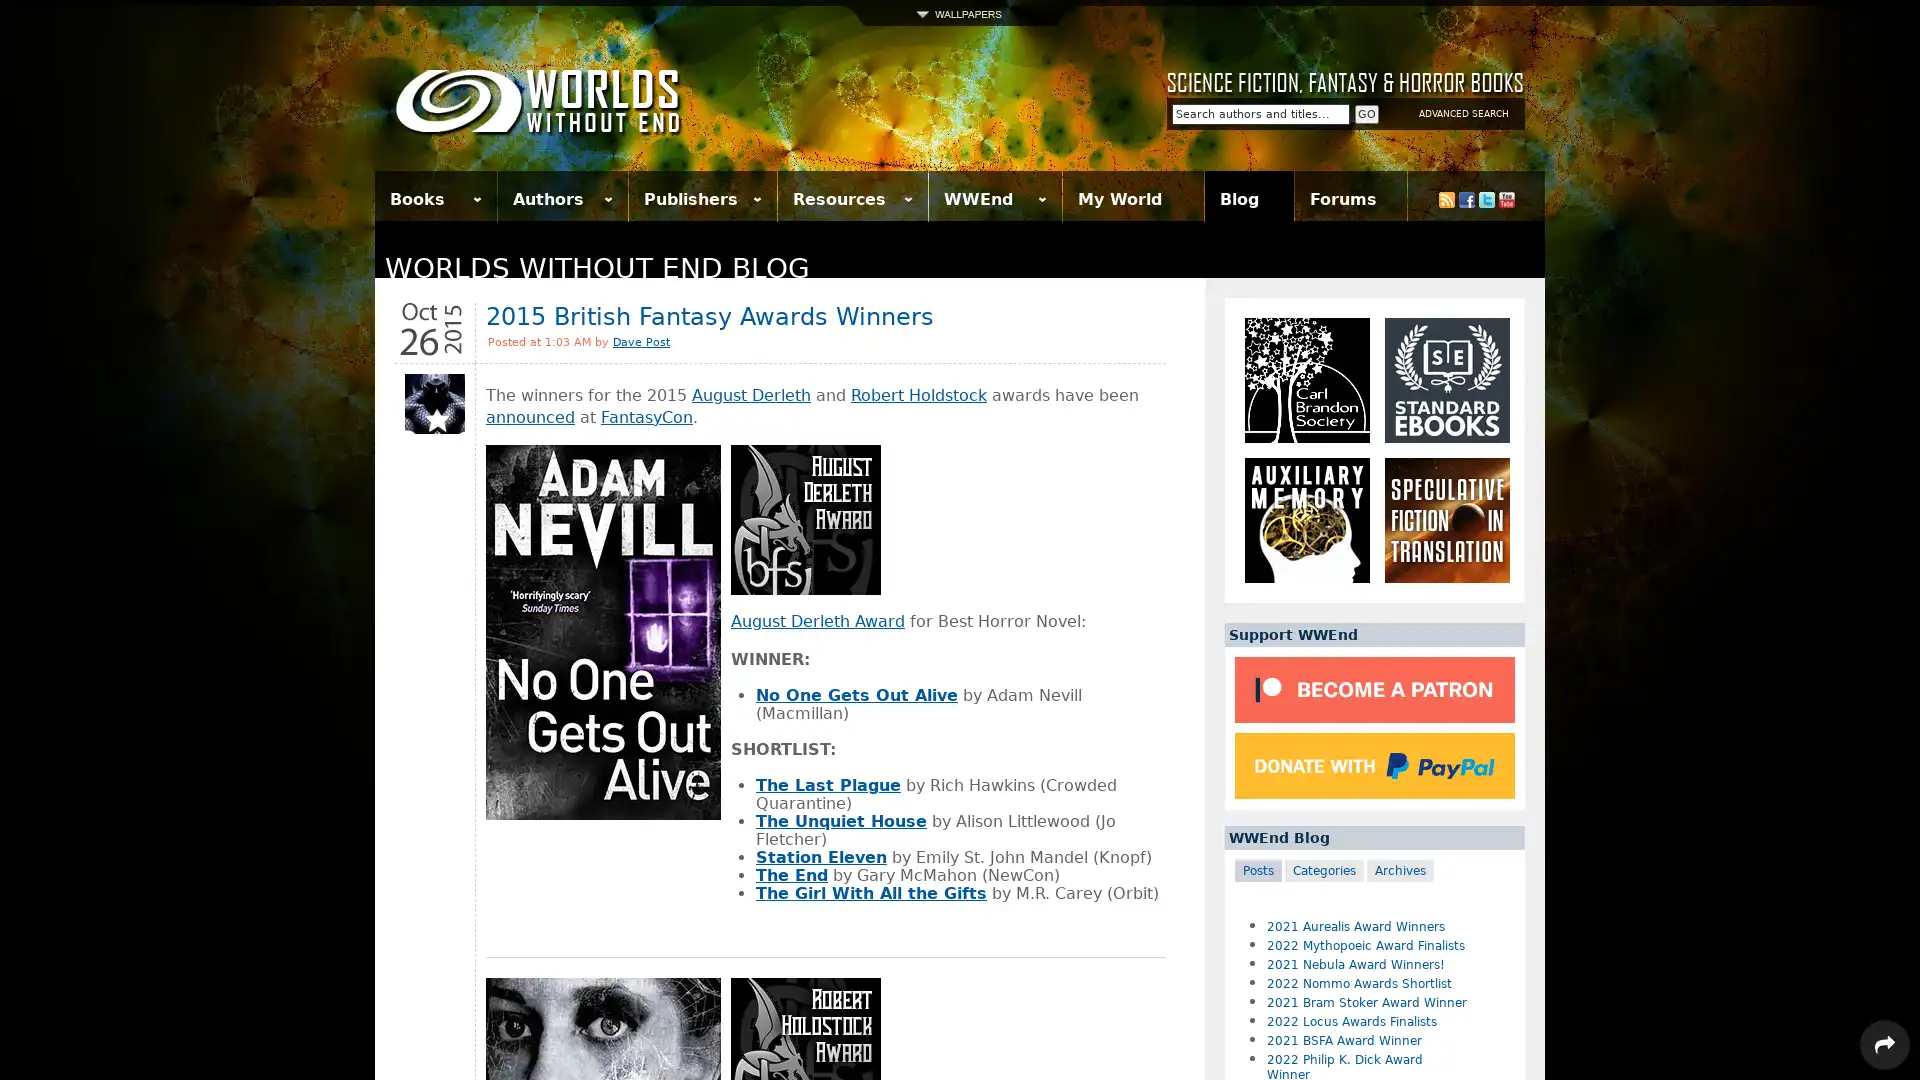 This screenshot has width=1920, height=1080. Describe the element at coordinates (1373, 764) in the screenshot. I see `Donate with PayPal!` at that location.